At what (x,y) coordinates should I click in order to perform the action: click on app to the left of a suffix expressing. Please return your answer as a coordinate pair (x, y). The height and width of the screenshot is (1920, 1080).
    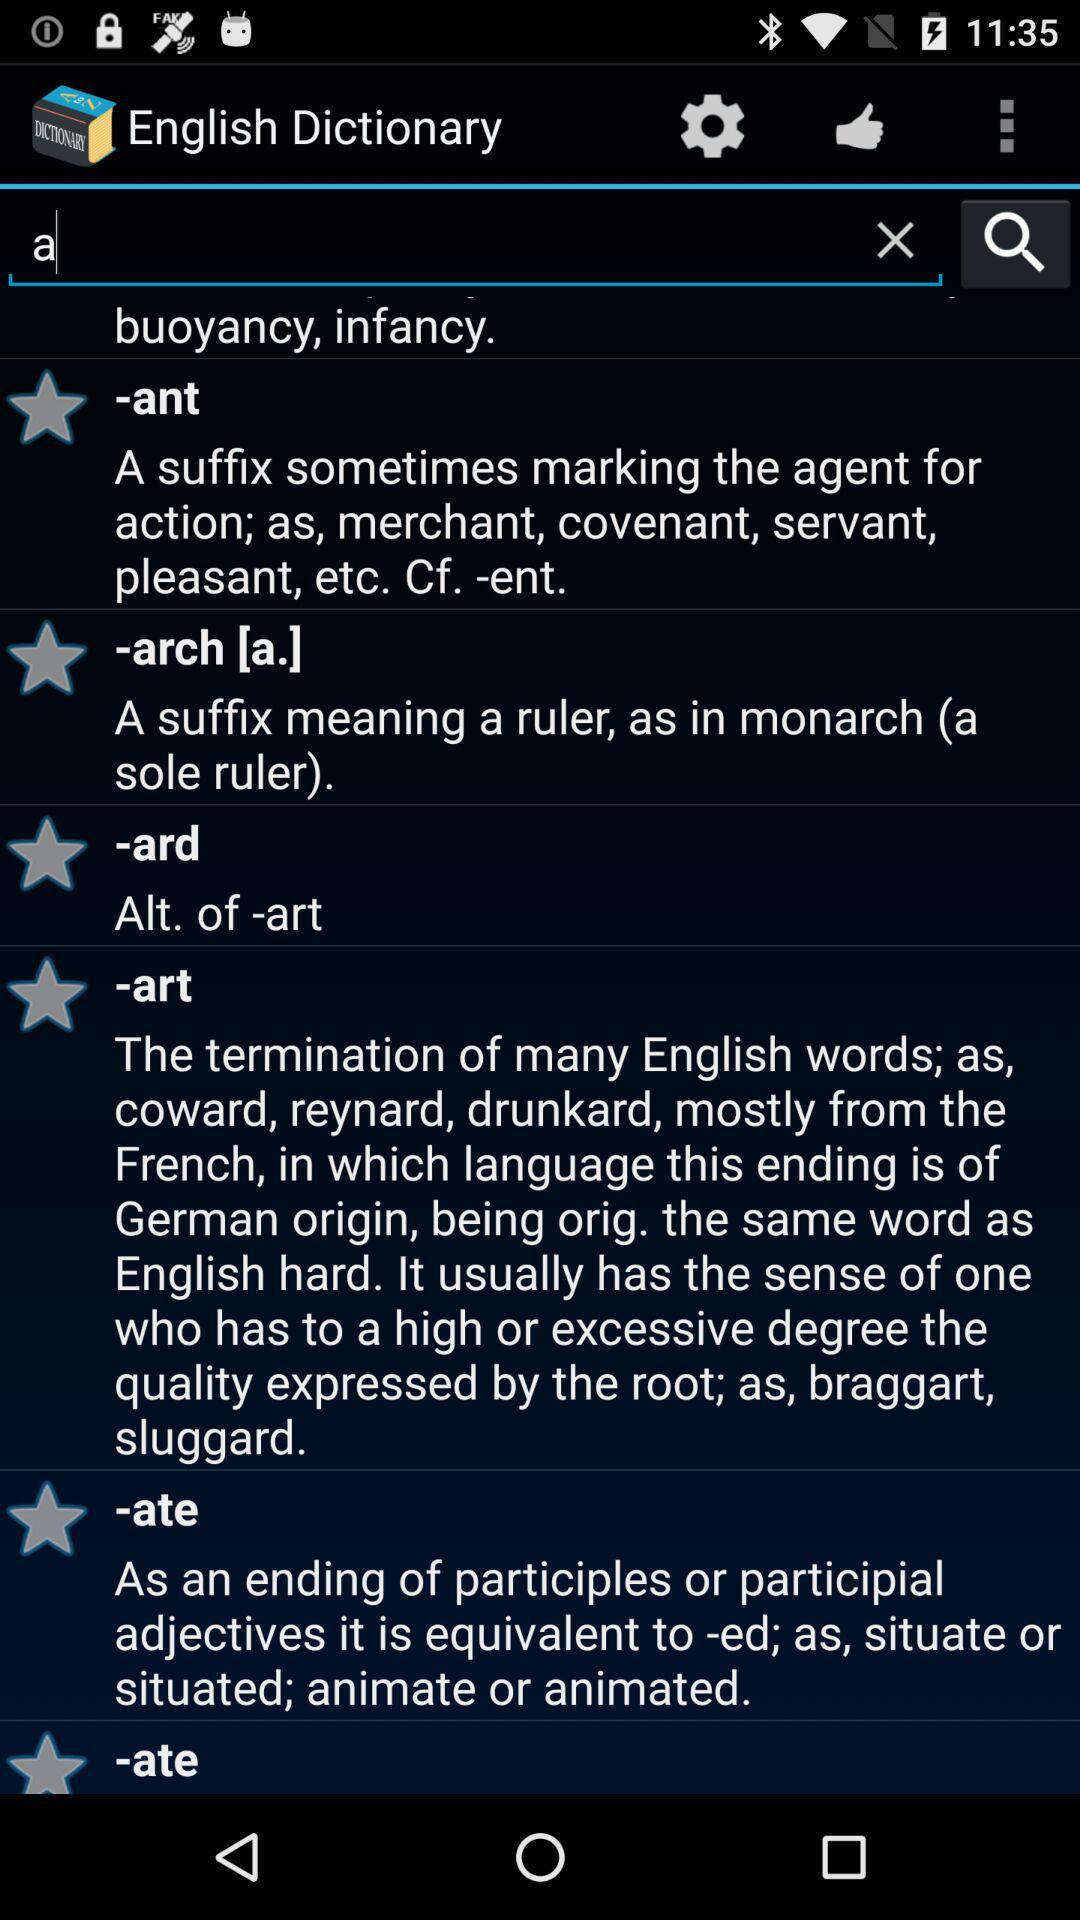
    Looking at the image, I should click on (53, 405).